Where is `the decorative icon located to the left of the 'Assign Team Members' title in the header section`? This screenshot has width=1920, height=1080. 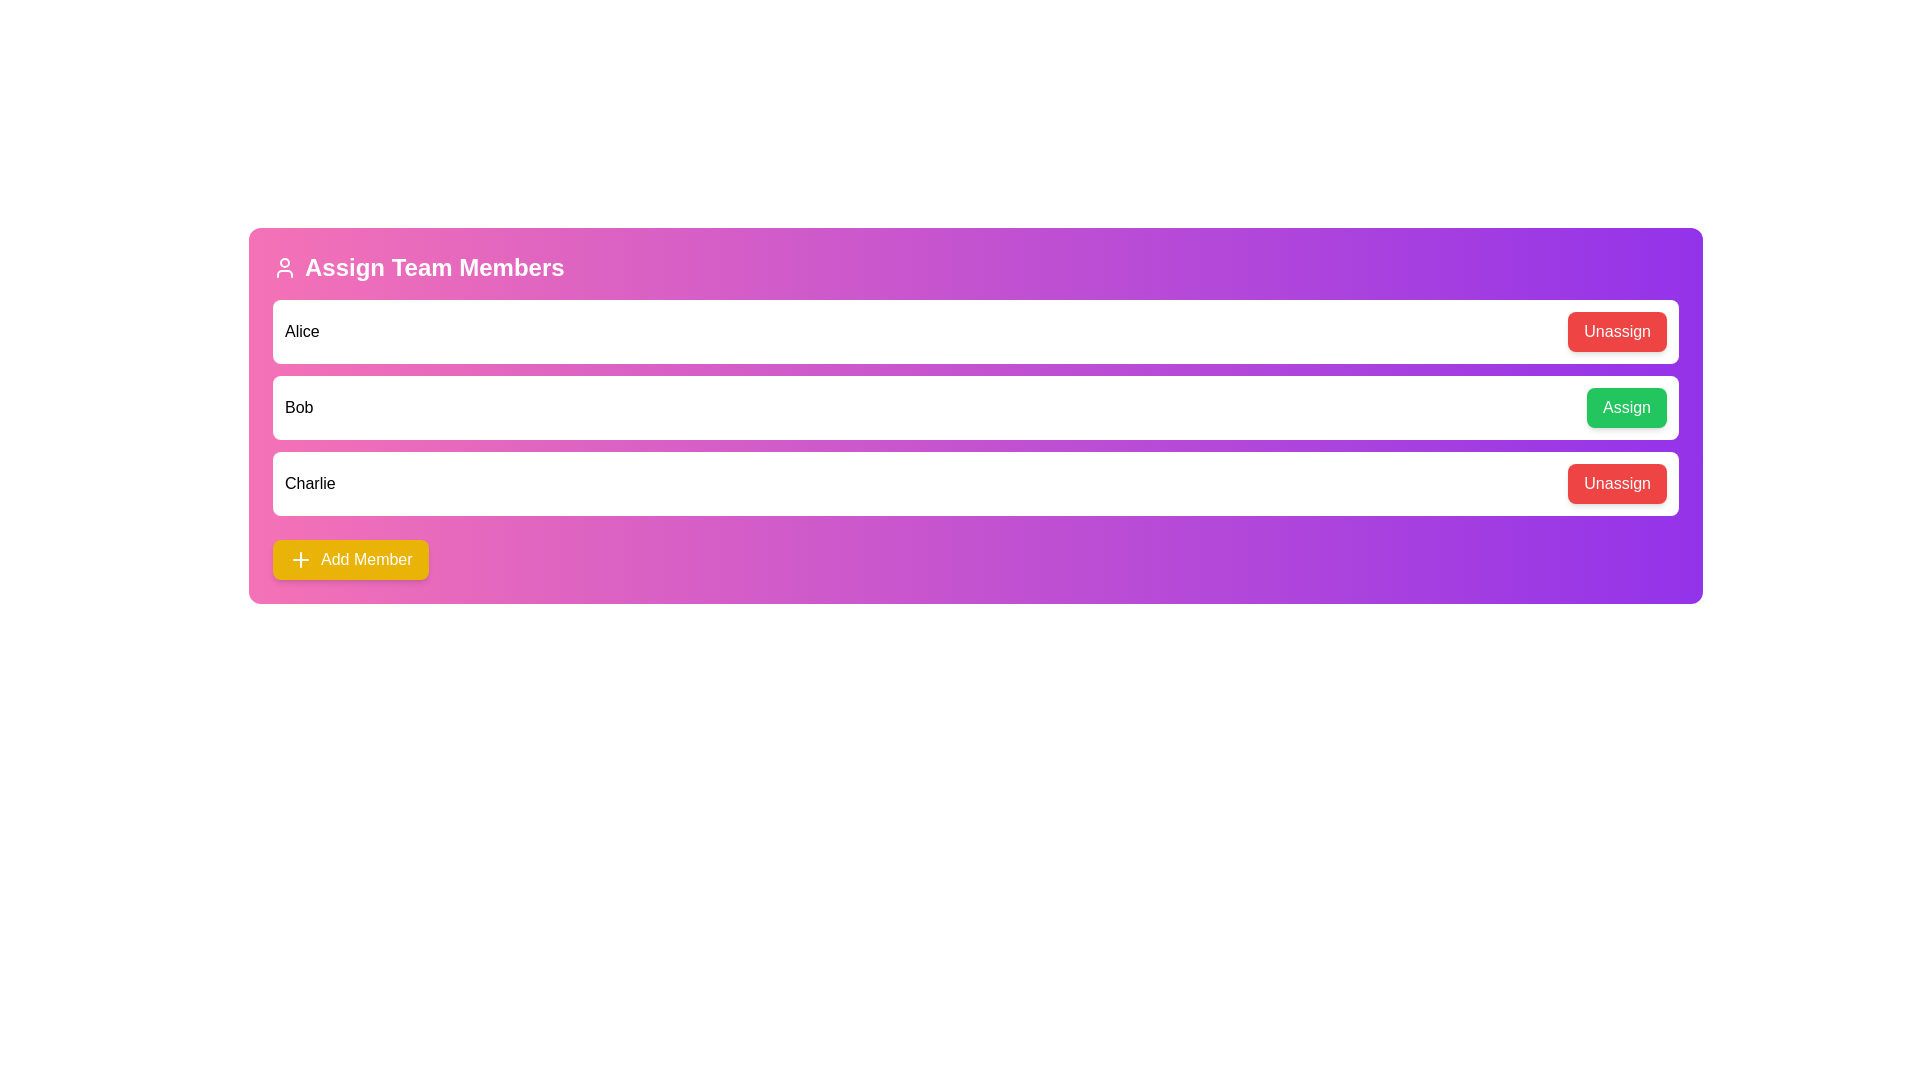
the decorative icon located to the left of the 'Assign Team Members' title in the header section is located at coordinates (283, 266).